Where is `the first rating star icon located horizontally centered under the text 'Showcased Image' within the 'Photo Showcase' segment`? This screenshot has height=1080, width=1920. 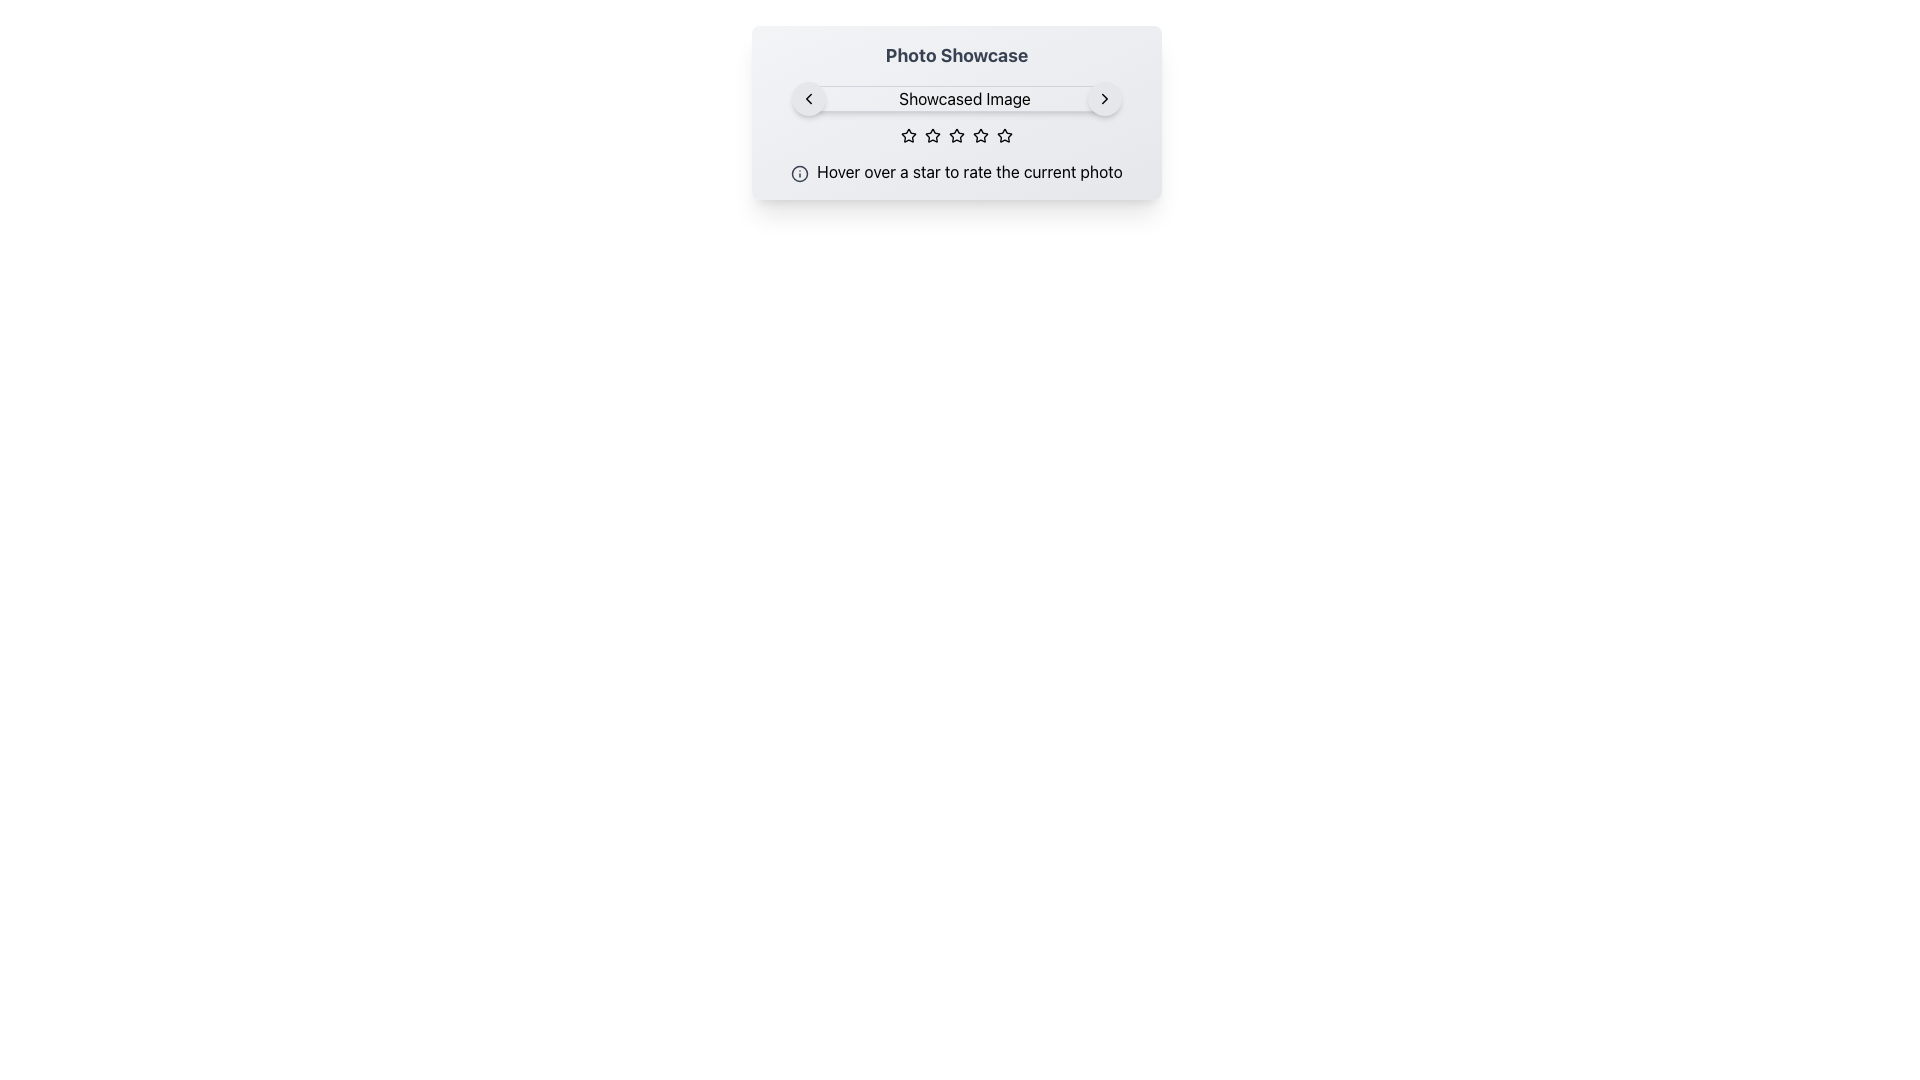 the first rating star icon located horizontally centered under the text 'Showcased Image' within the 'Photo Showcase' segment is located at coordinates (907, 135).